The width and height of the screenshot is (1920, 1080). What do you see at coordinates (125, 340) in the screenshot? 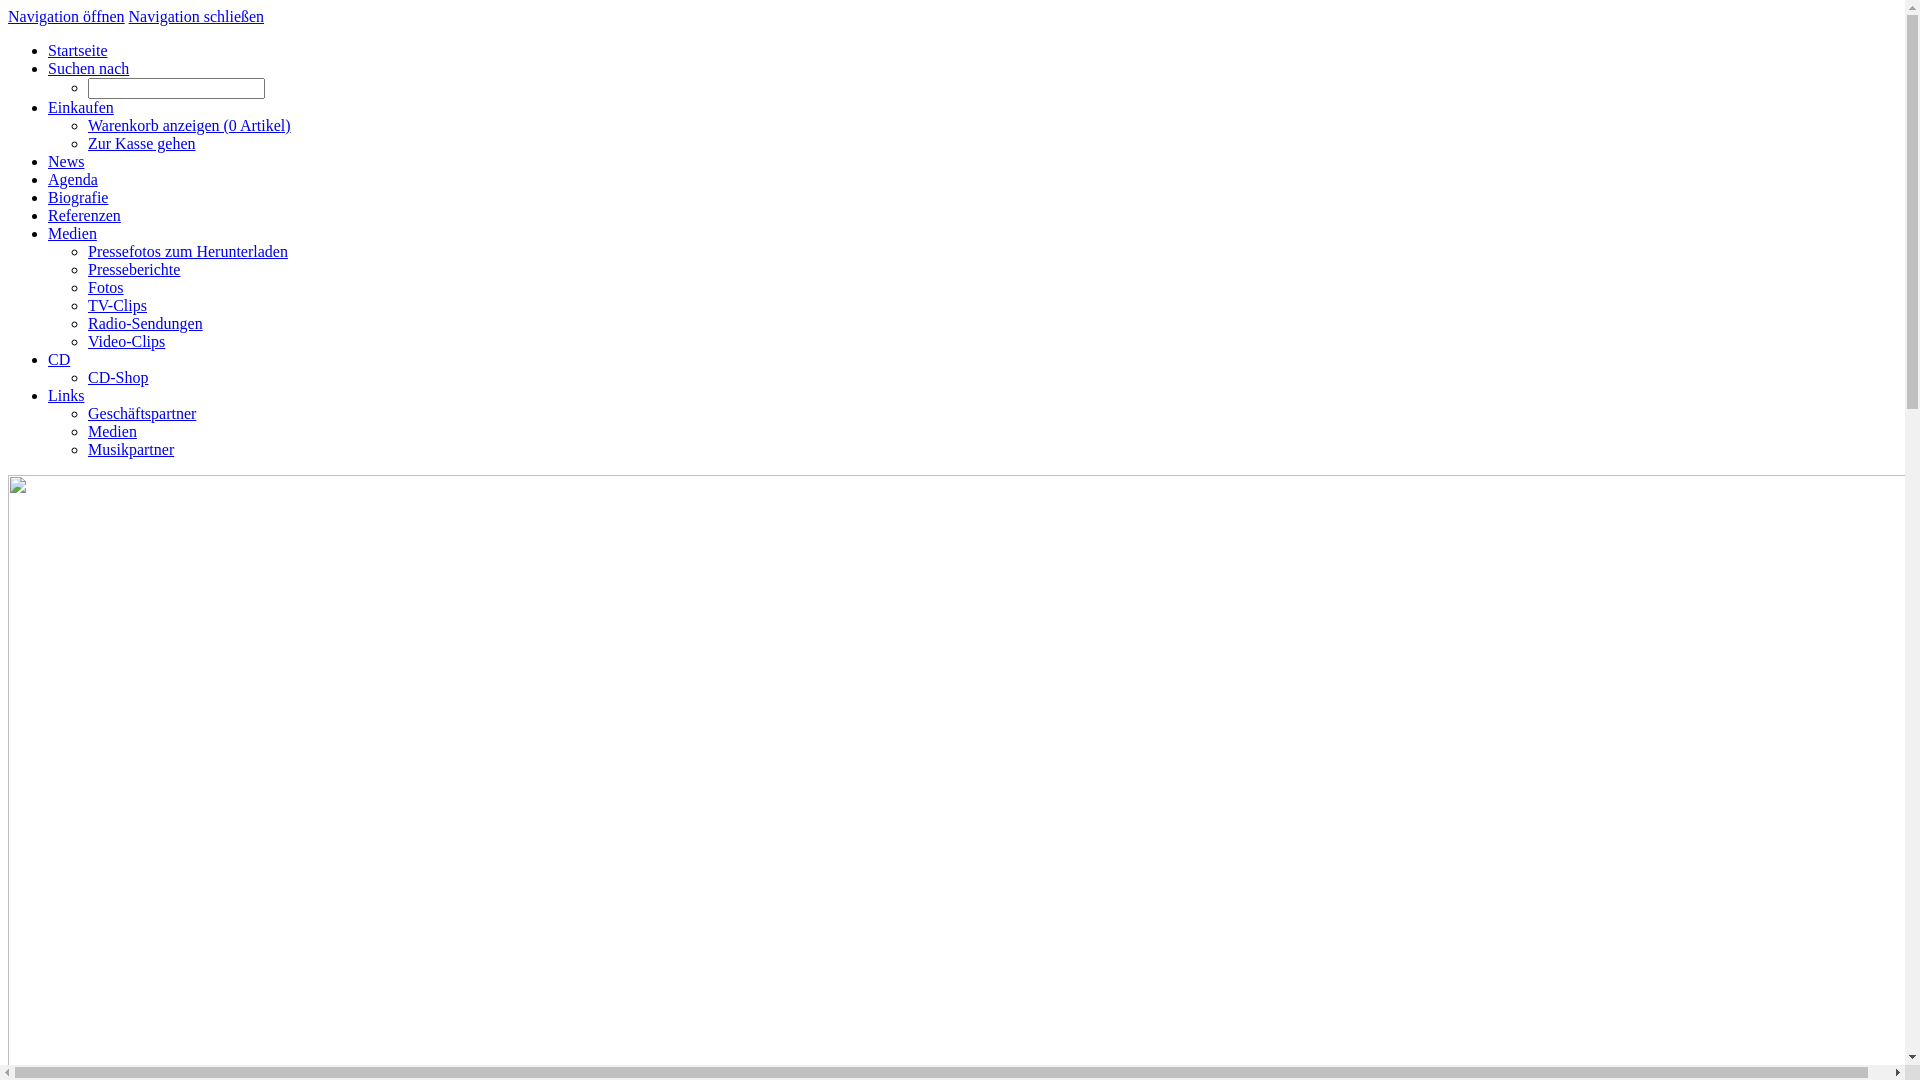
I see `'Video-Clips'` at bounding box center [125, 340].